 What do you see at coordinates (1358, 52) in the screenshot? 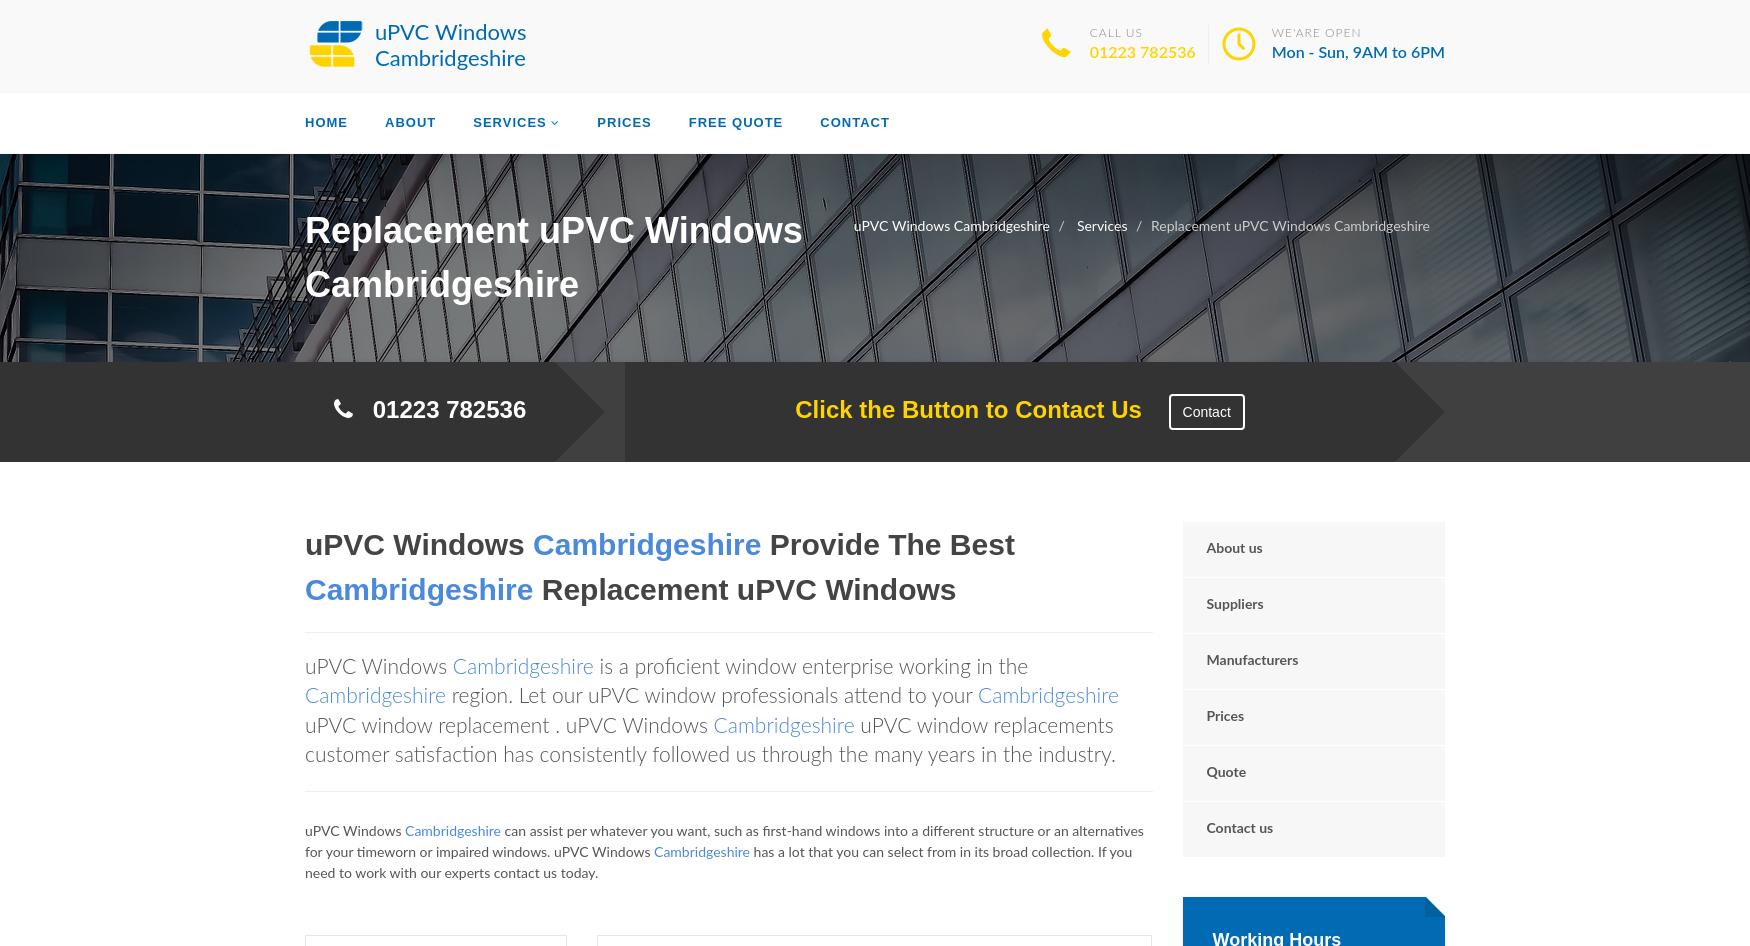
I see `'Mon - Sun, 9AM to 6PM'` at bounding box center [1358, 52].